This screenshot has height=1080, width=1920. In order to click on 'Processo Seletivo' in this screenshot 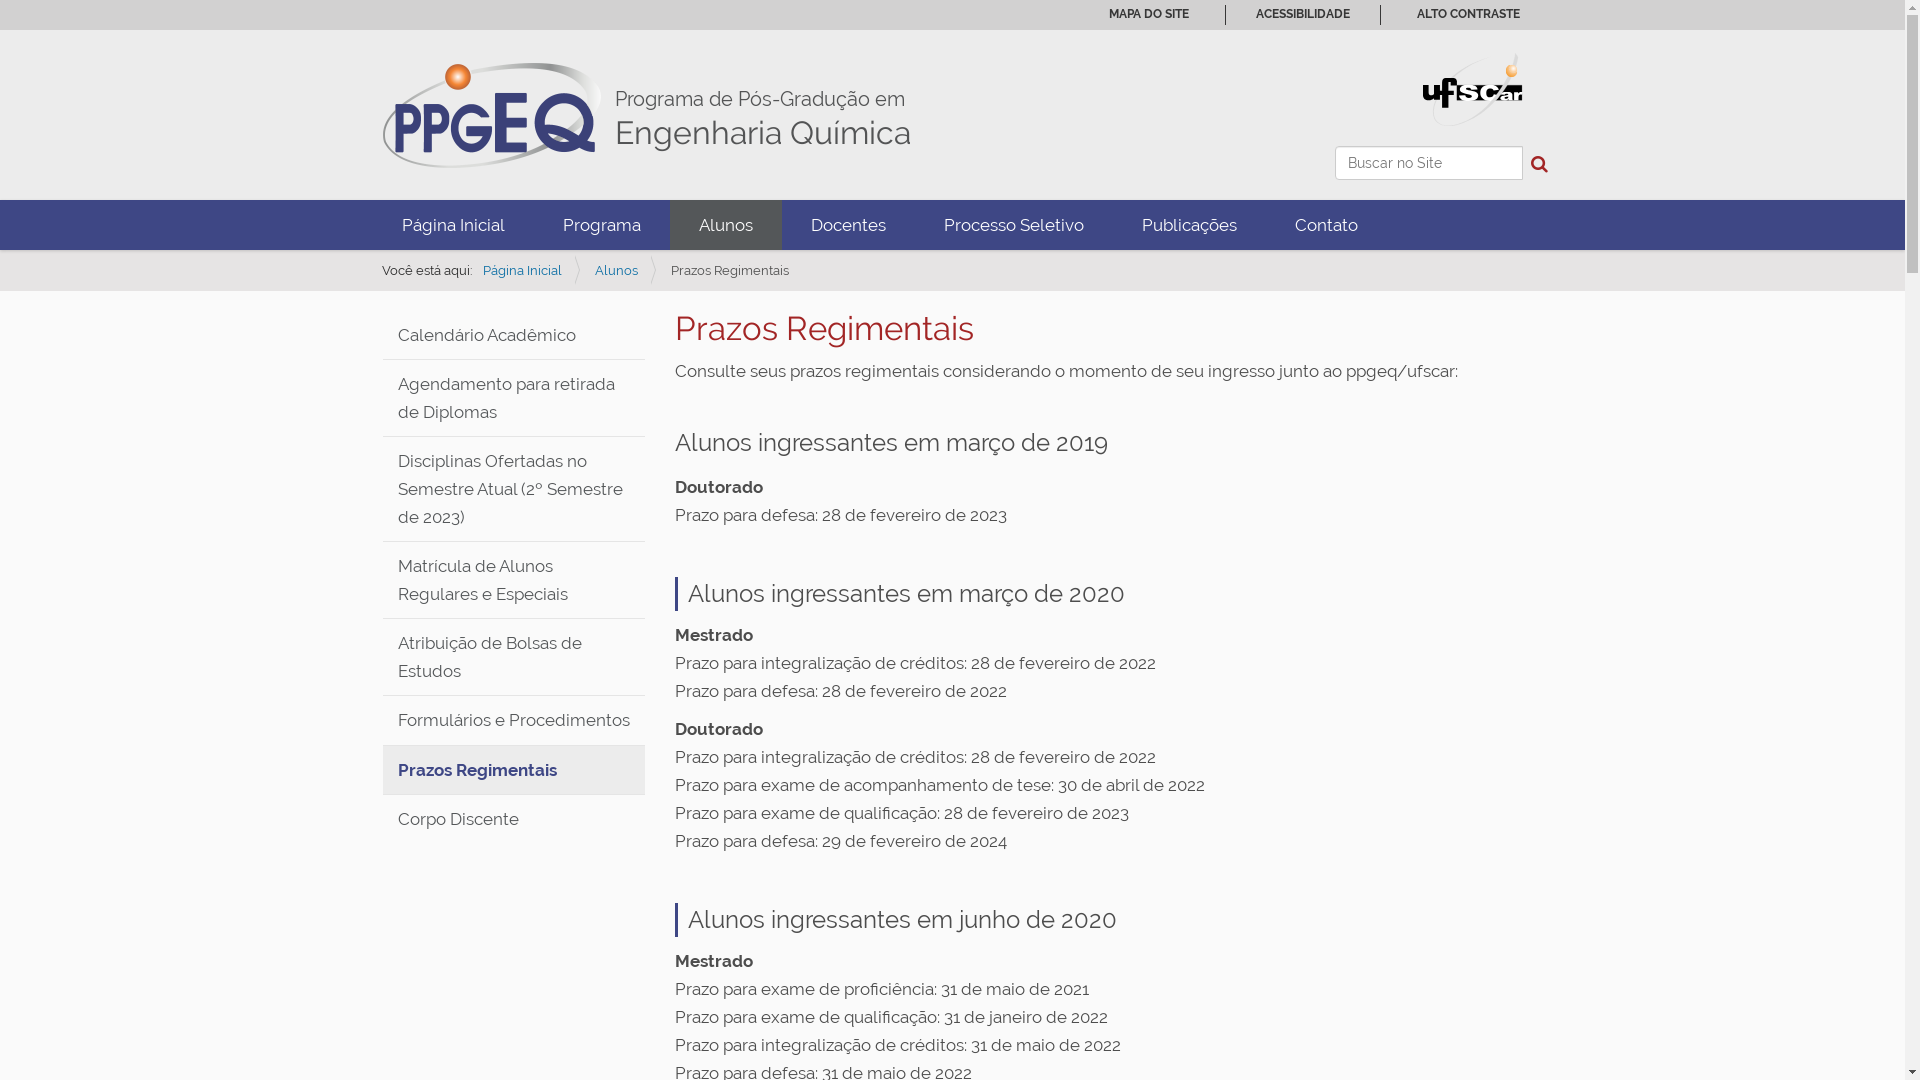, I will do `click(912, 224)`.